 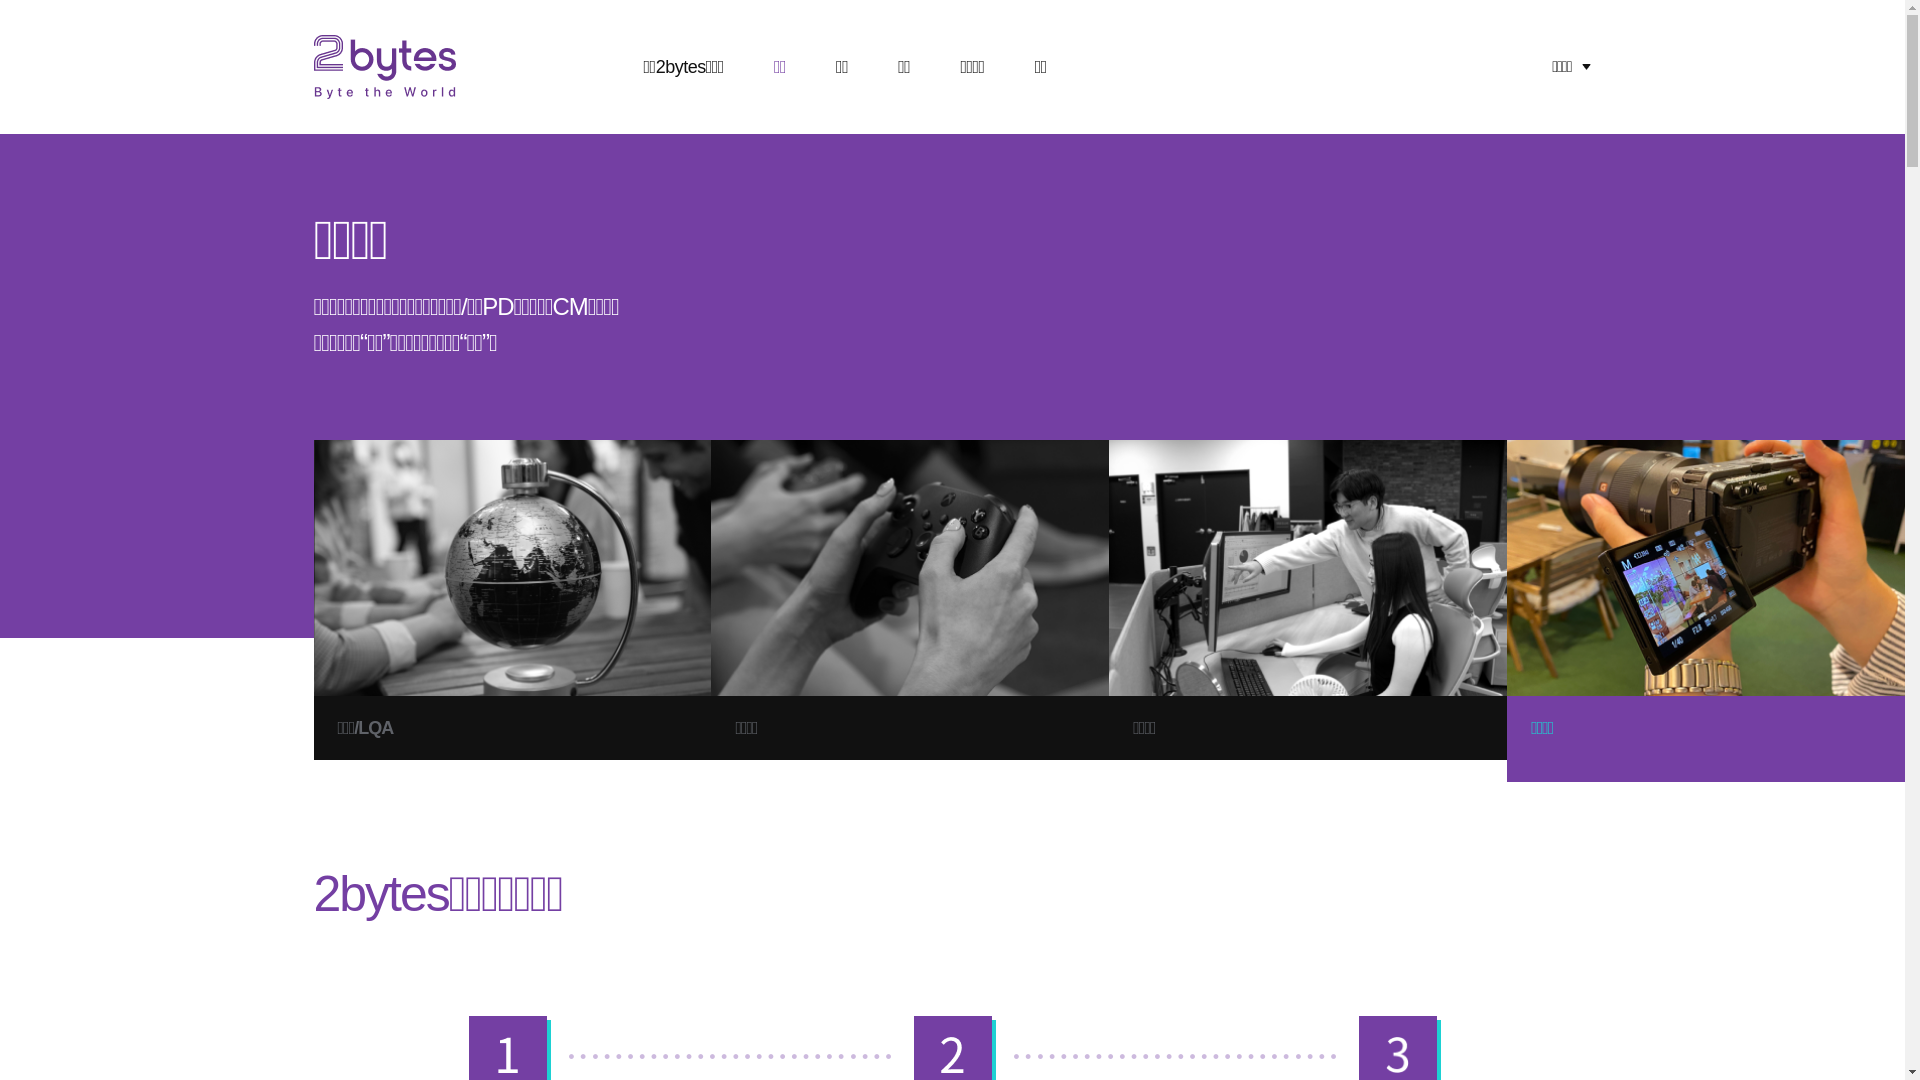 What do you see at coordinates (384, 65) in the screenshot?
I see `'2Bytes byte the world'` at bounding box center [384, 65].